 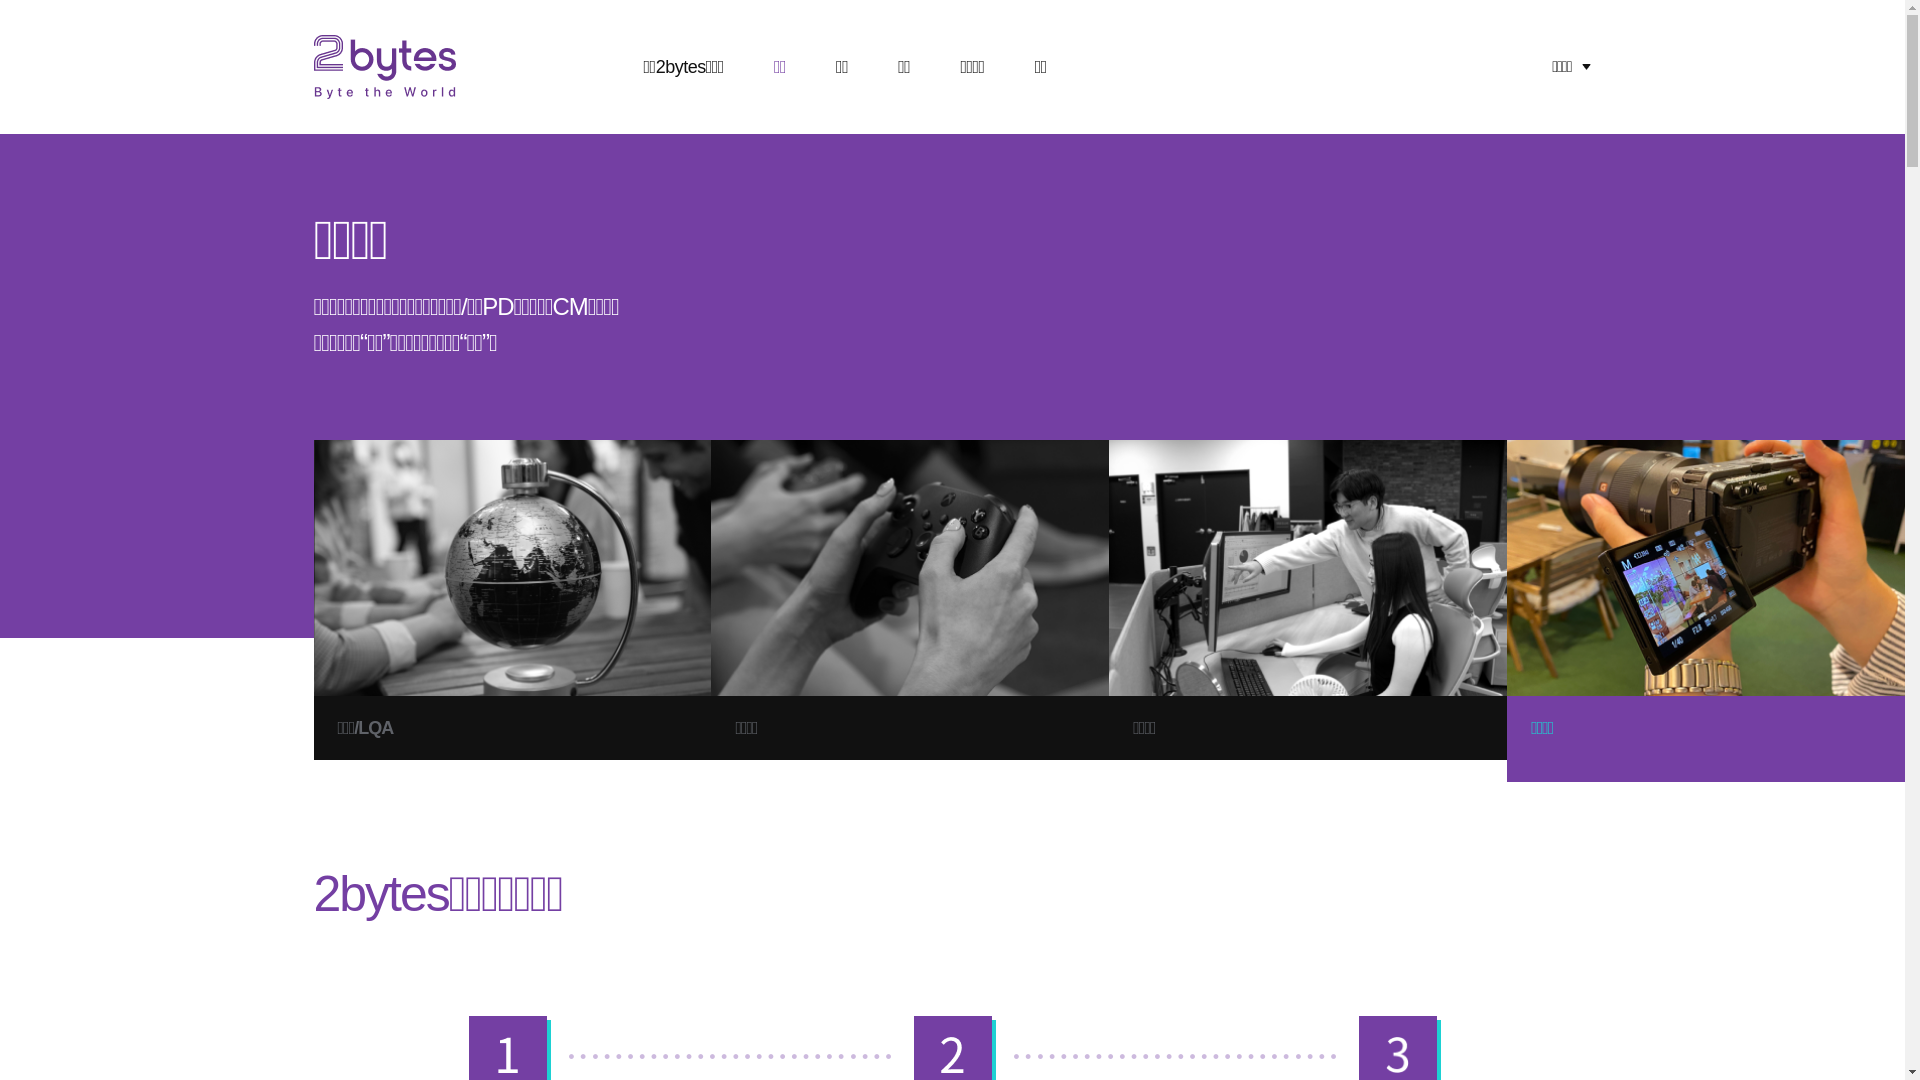 What do you see at coordinates (384, 65) in the screenshot?
I see `'2Bytes byte the world'` at bounding box center [384, 65].